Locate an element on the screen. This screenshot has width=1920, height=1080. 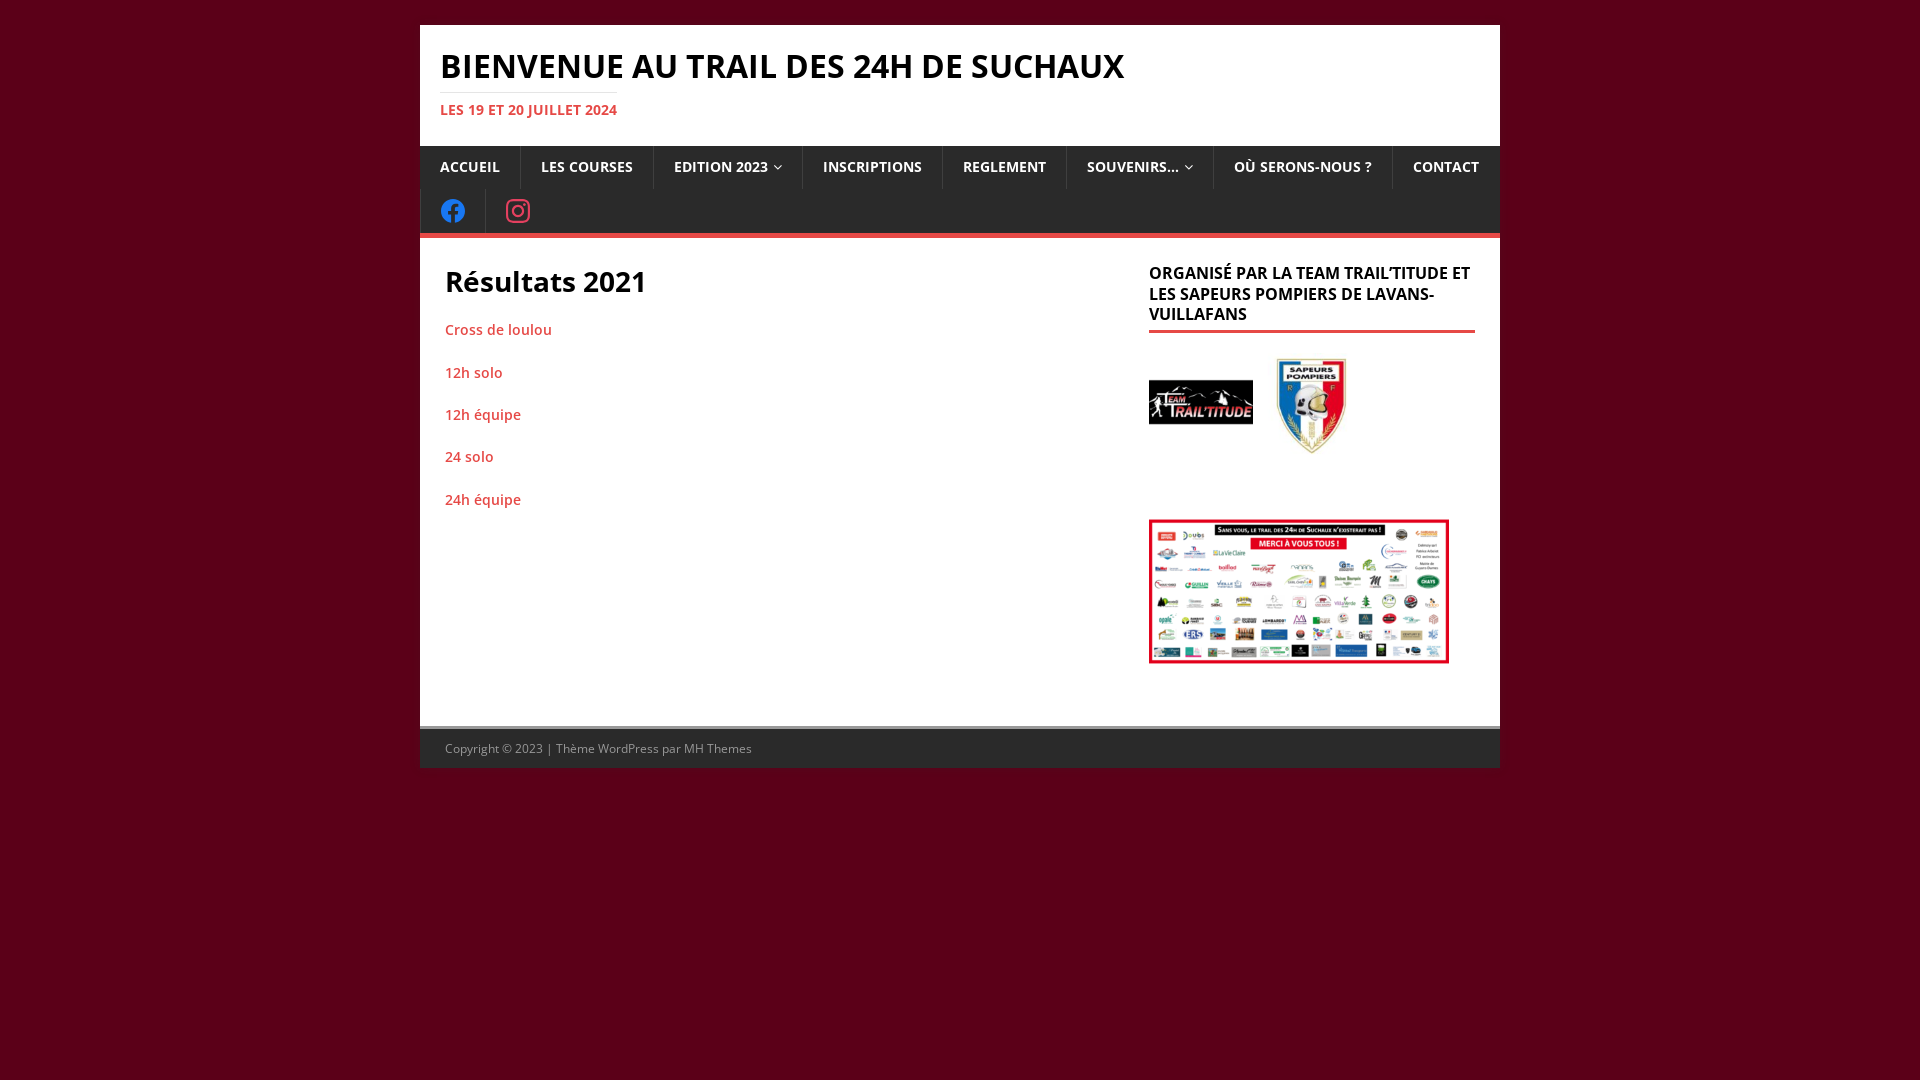
'FACEBOOK' is located at coordinates (419, 211).